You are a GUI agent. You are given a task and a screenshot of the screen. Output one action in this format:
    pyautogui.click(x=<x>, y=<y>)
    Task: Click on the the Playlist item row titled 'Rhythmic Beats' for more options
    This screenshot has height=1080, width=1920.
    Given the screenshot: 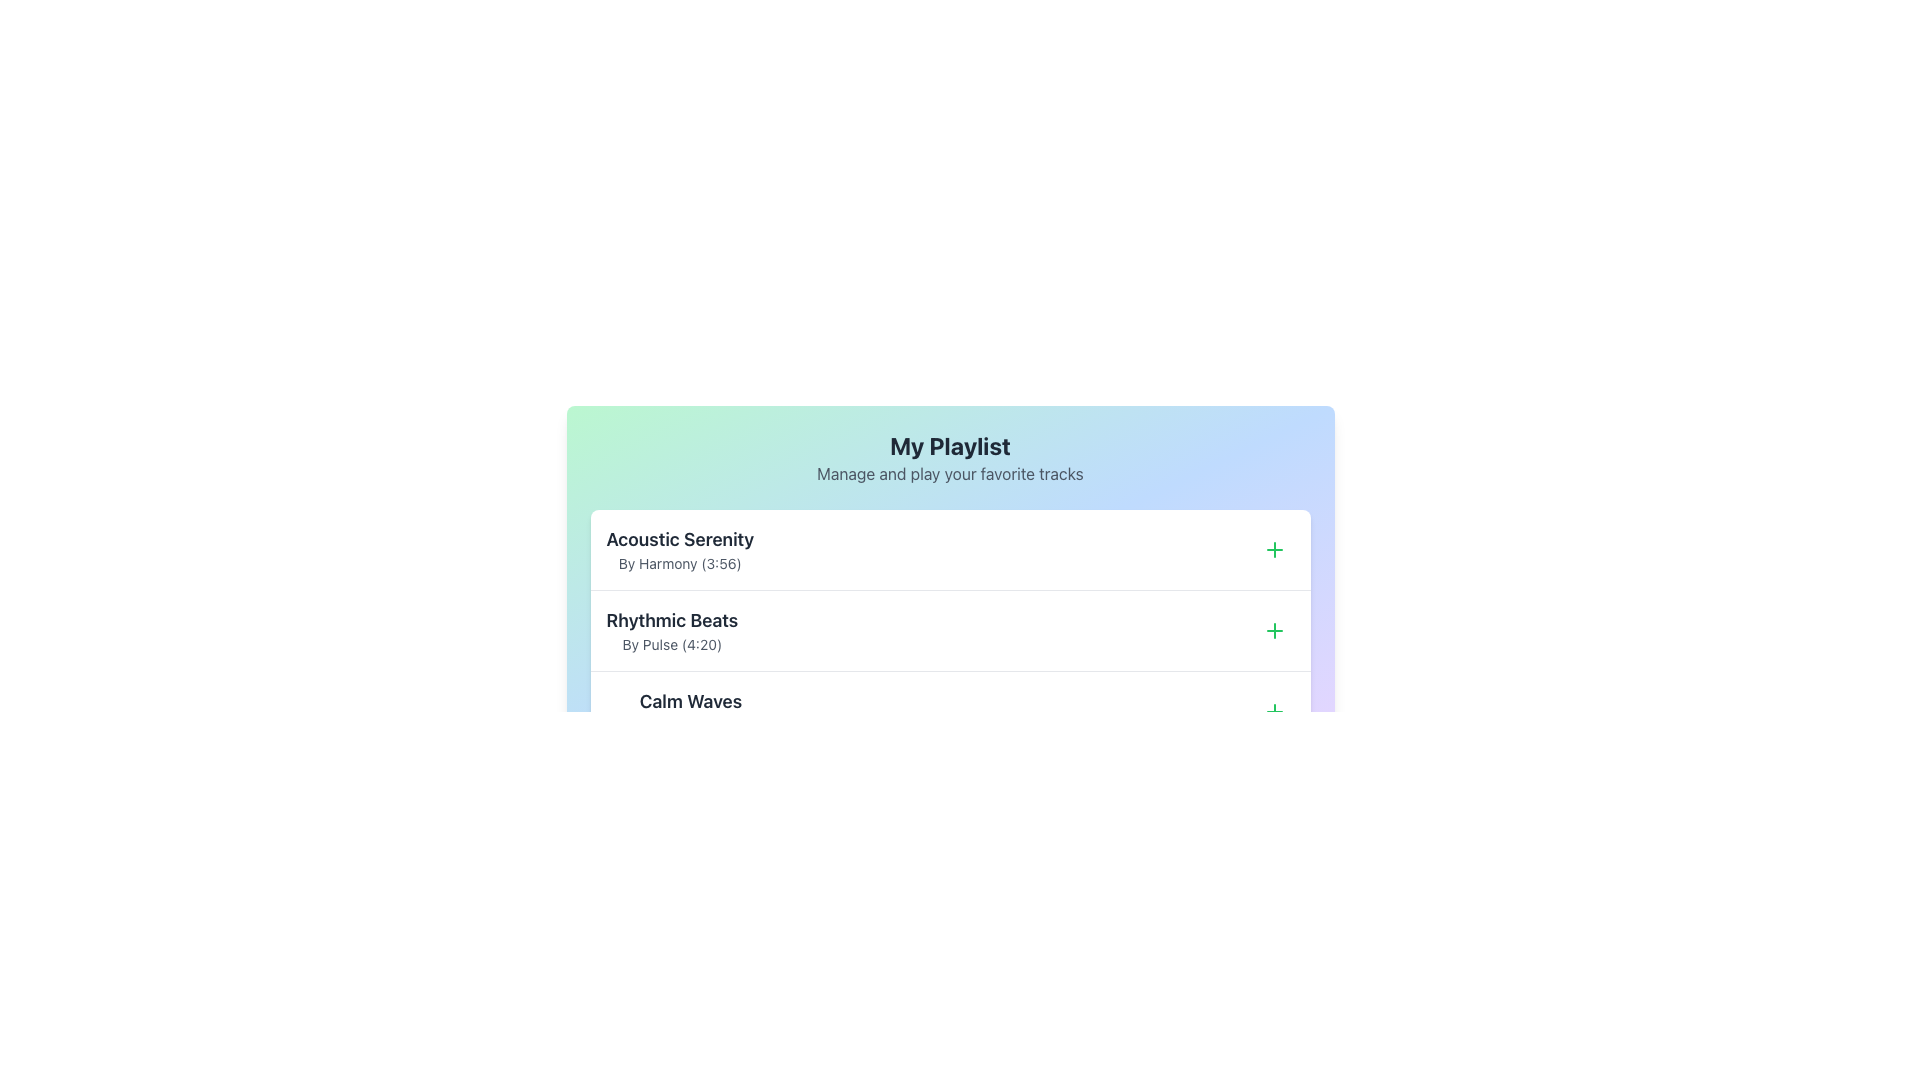 What is the action you would take?
    pyautogui.click(x=949, y=630)
    